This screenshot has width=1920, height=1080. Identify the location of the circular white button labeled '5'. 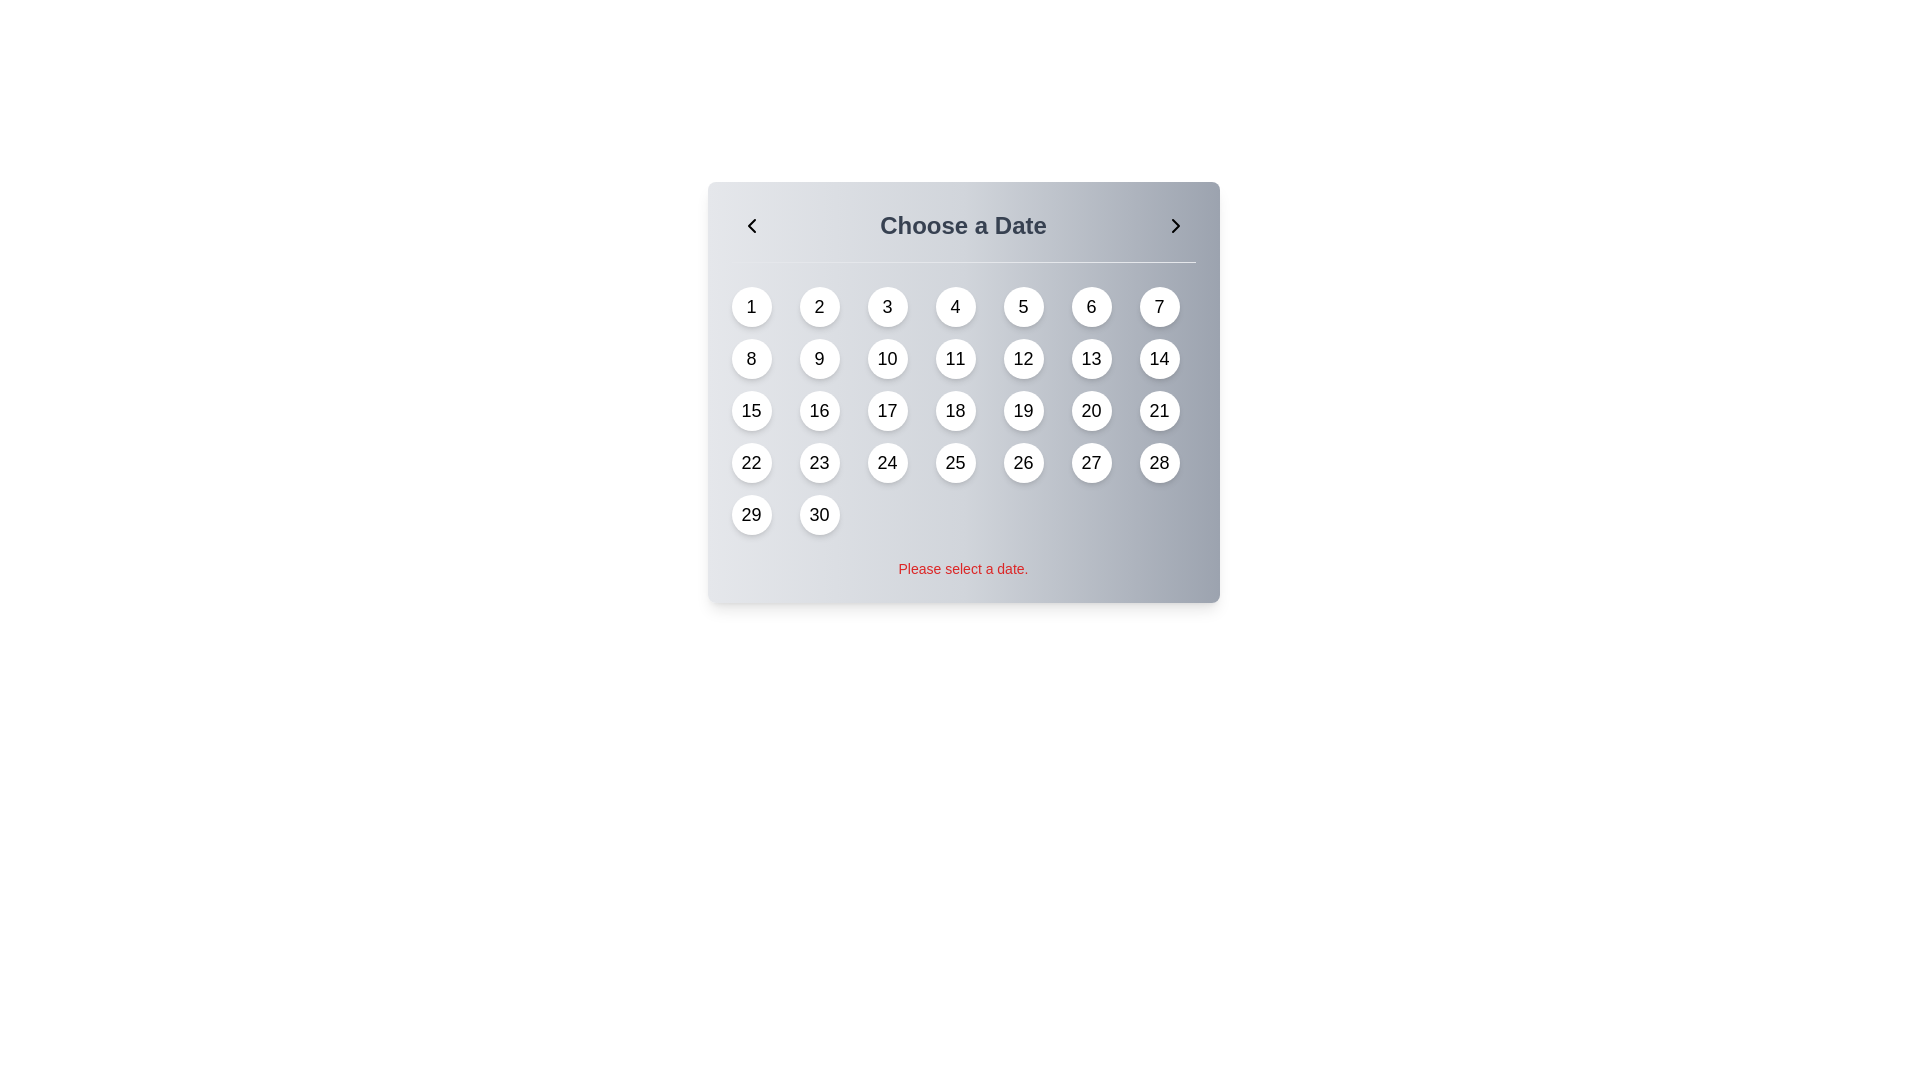
(1023, 307).